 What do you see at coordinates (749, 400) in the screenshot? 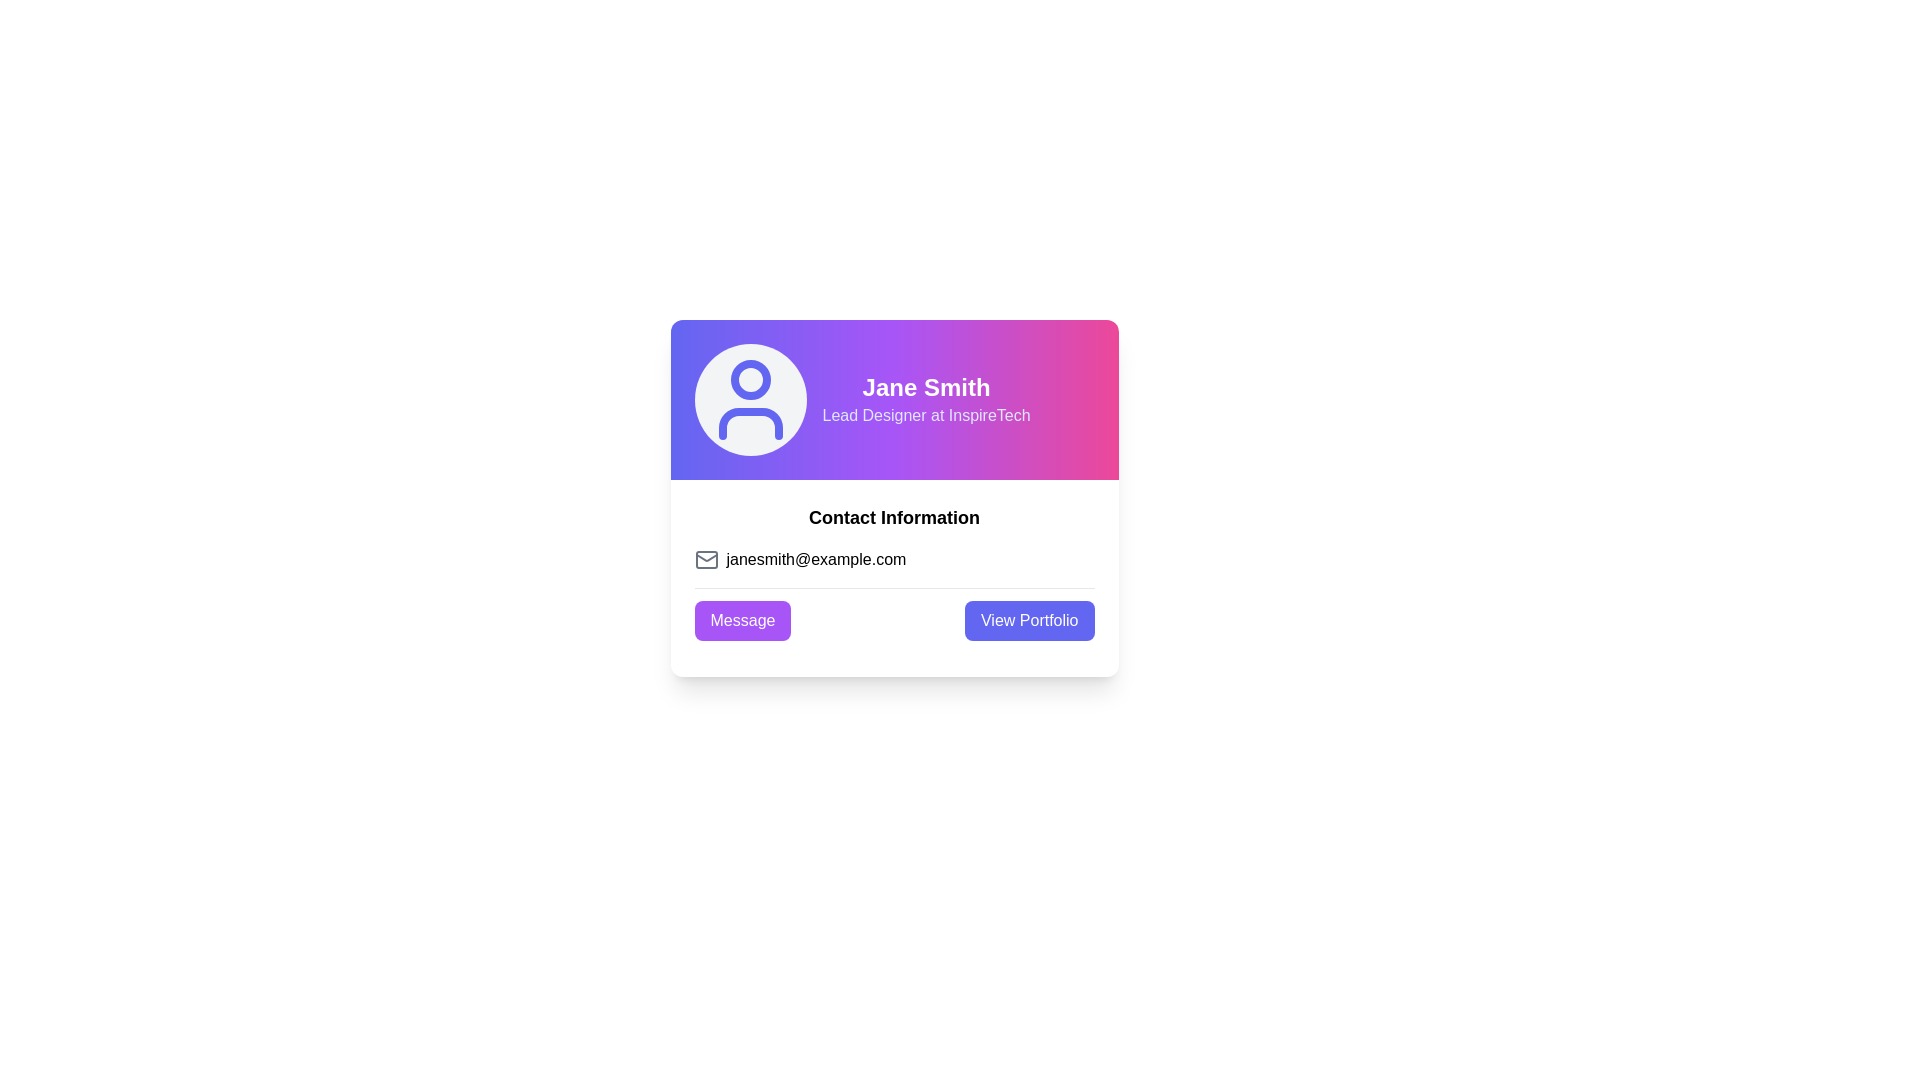
I see `the graphical icon representing the user or profile, which is centered within the gray circular area at the top-left of the rectangular card` at bounding box center [749, 400].